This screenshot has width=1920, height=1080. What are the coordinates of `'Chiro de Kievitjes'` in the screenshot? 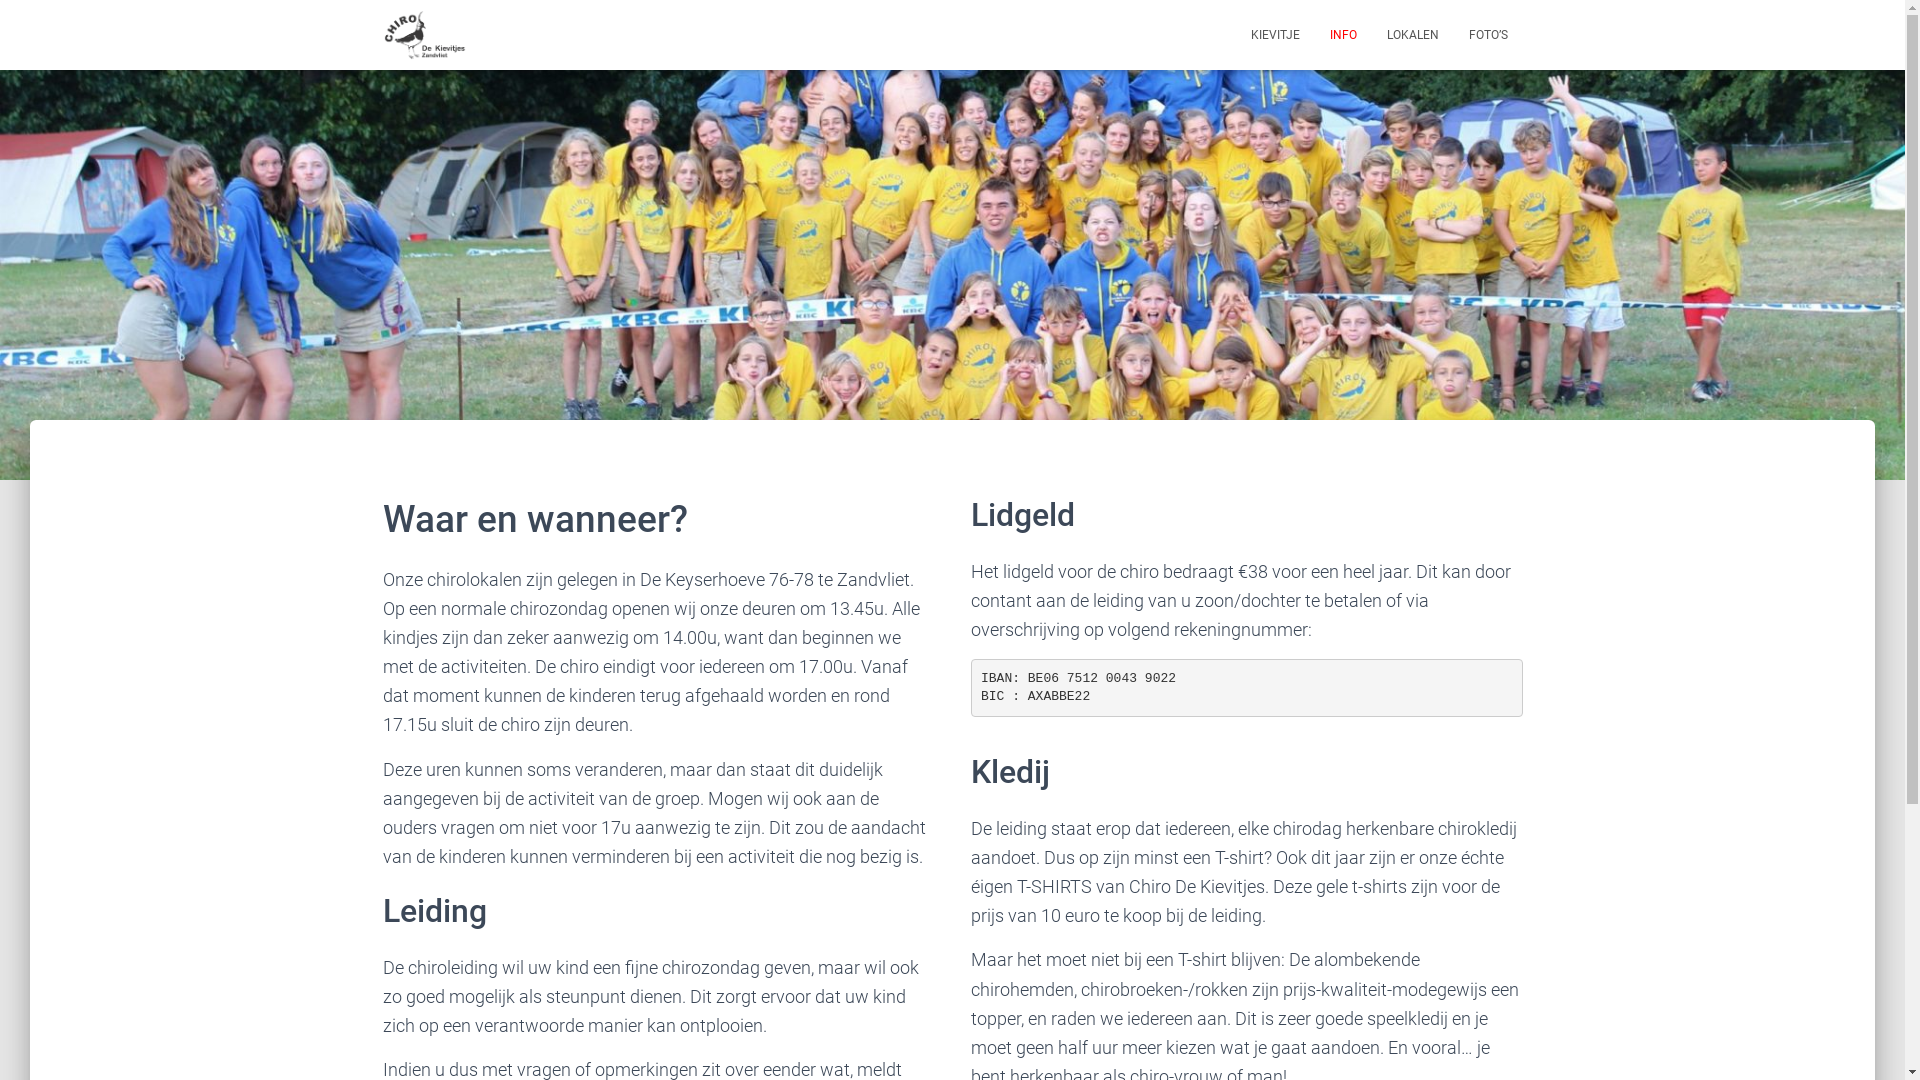 It's located at (424, 34).